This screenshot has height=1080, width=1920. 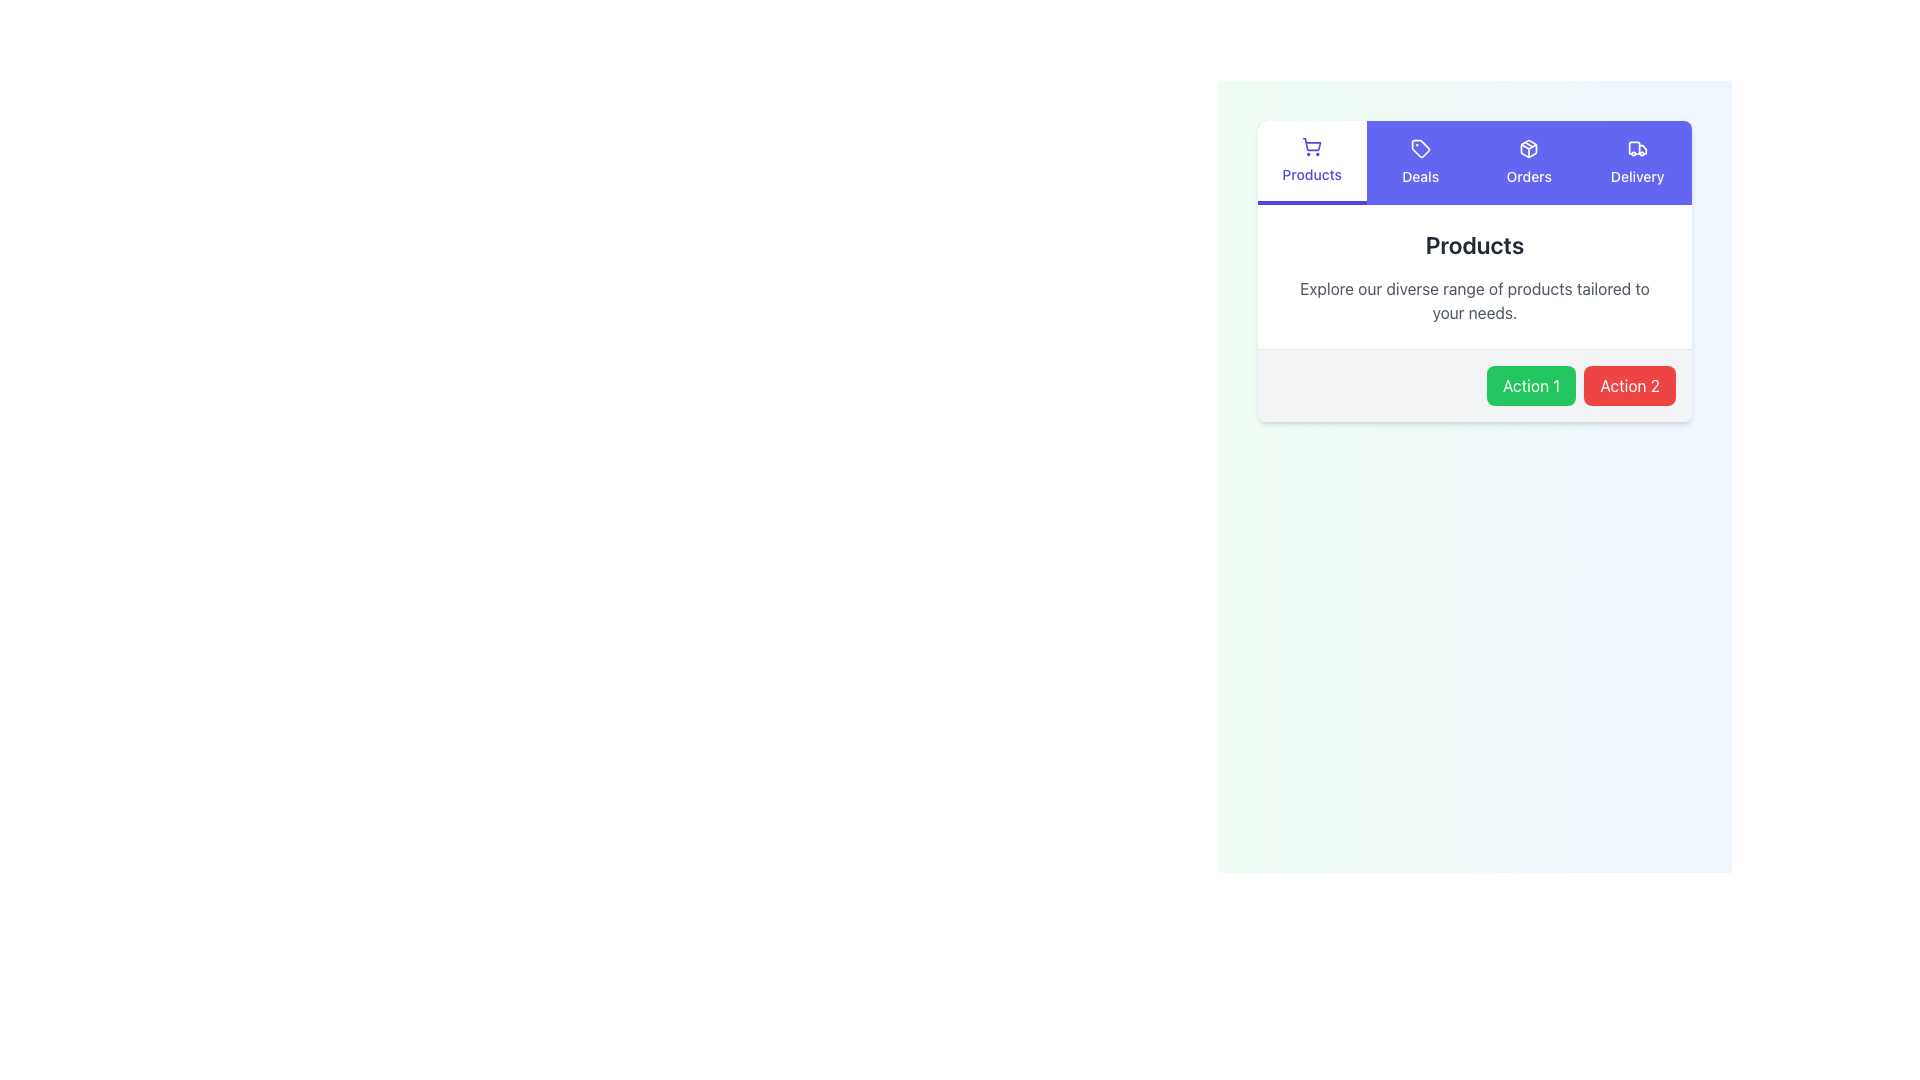 What do you see at coordinates (1419, 161) in the screenshot?
I see `the 'Deals' button with a purple background, which is the second button in the navigation bar, to change its background color` at bounding box center [1419, 161].